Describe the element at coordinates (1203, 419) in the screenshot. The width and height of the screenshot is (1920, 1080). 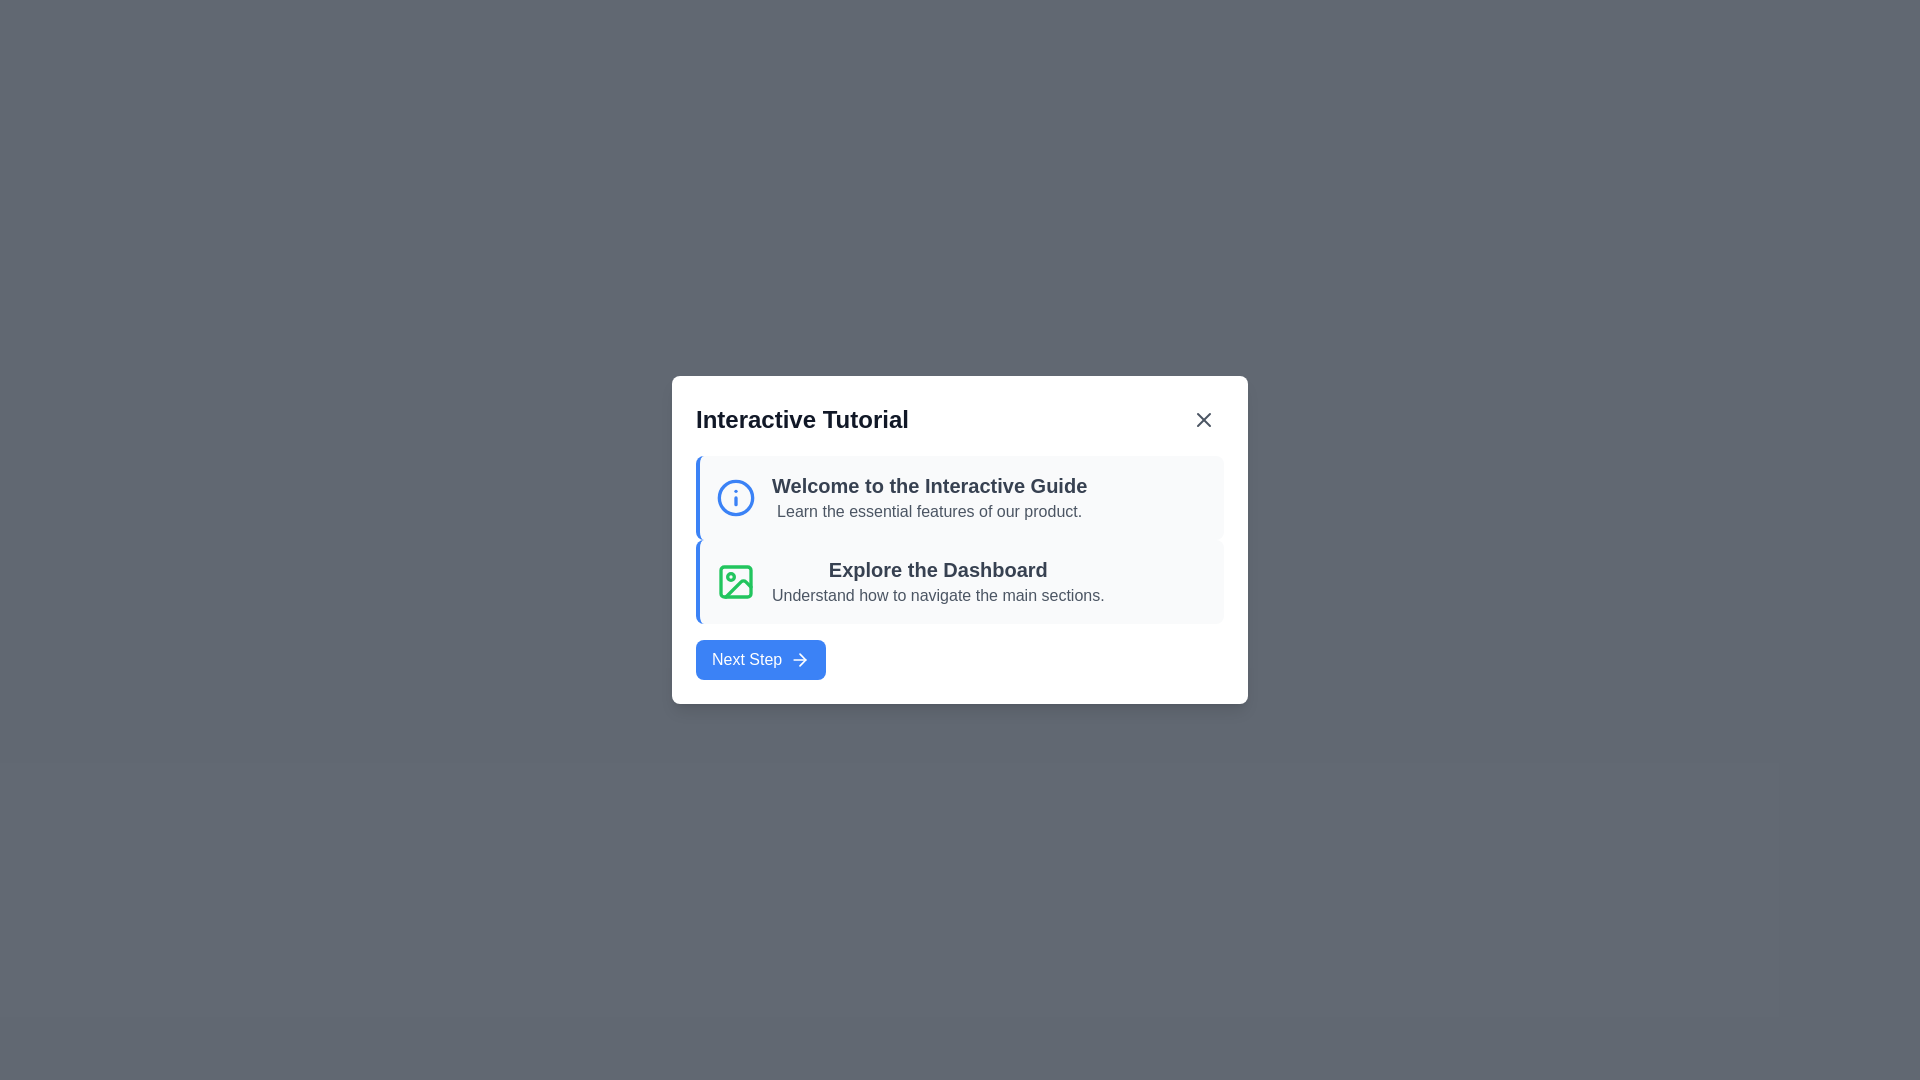
I see `the close icon button located in the top-right corner of the modal dialog box` at that location.